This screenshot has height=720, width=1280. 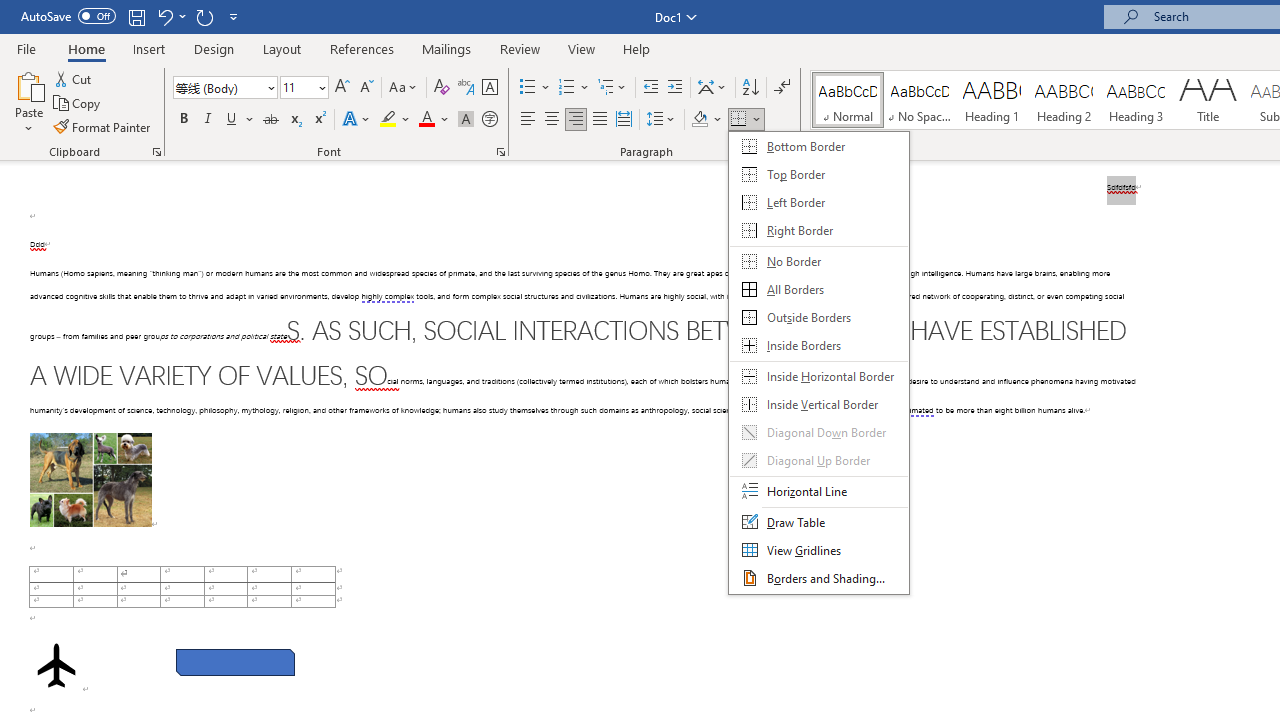 What do you see at coordinates (357, 119) in the screenshot?
I see `'Text Effects and Typography'` at bounding box center [357, 119].